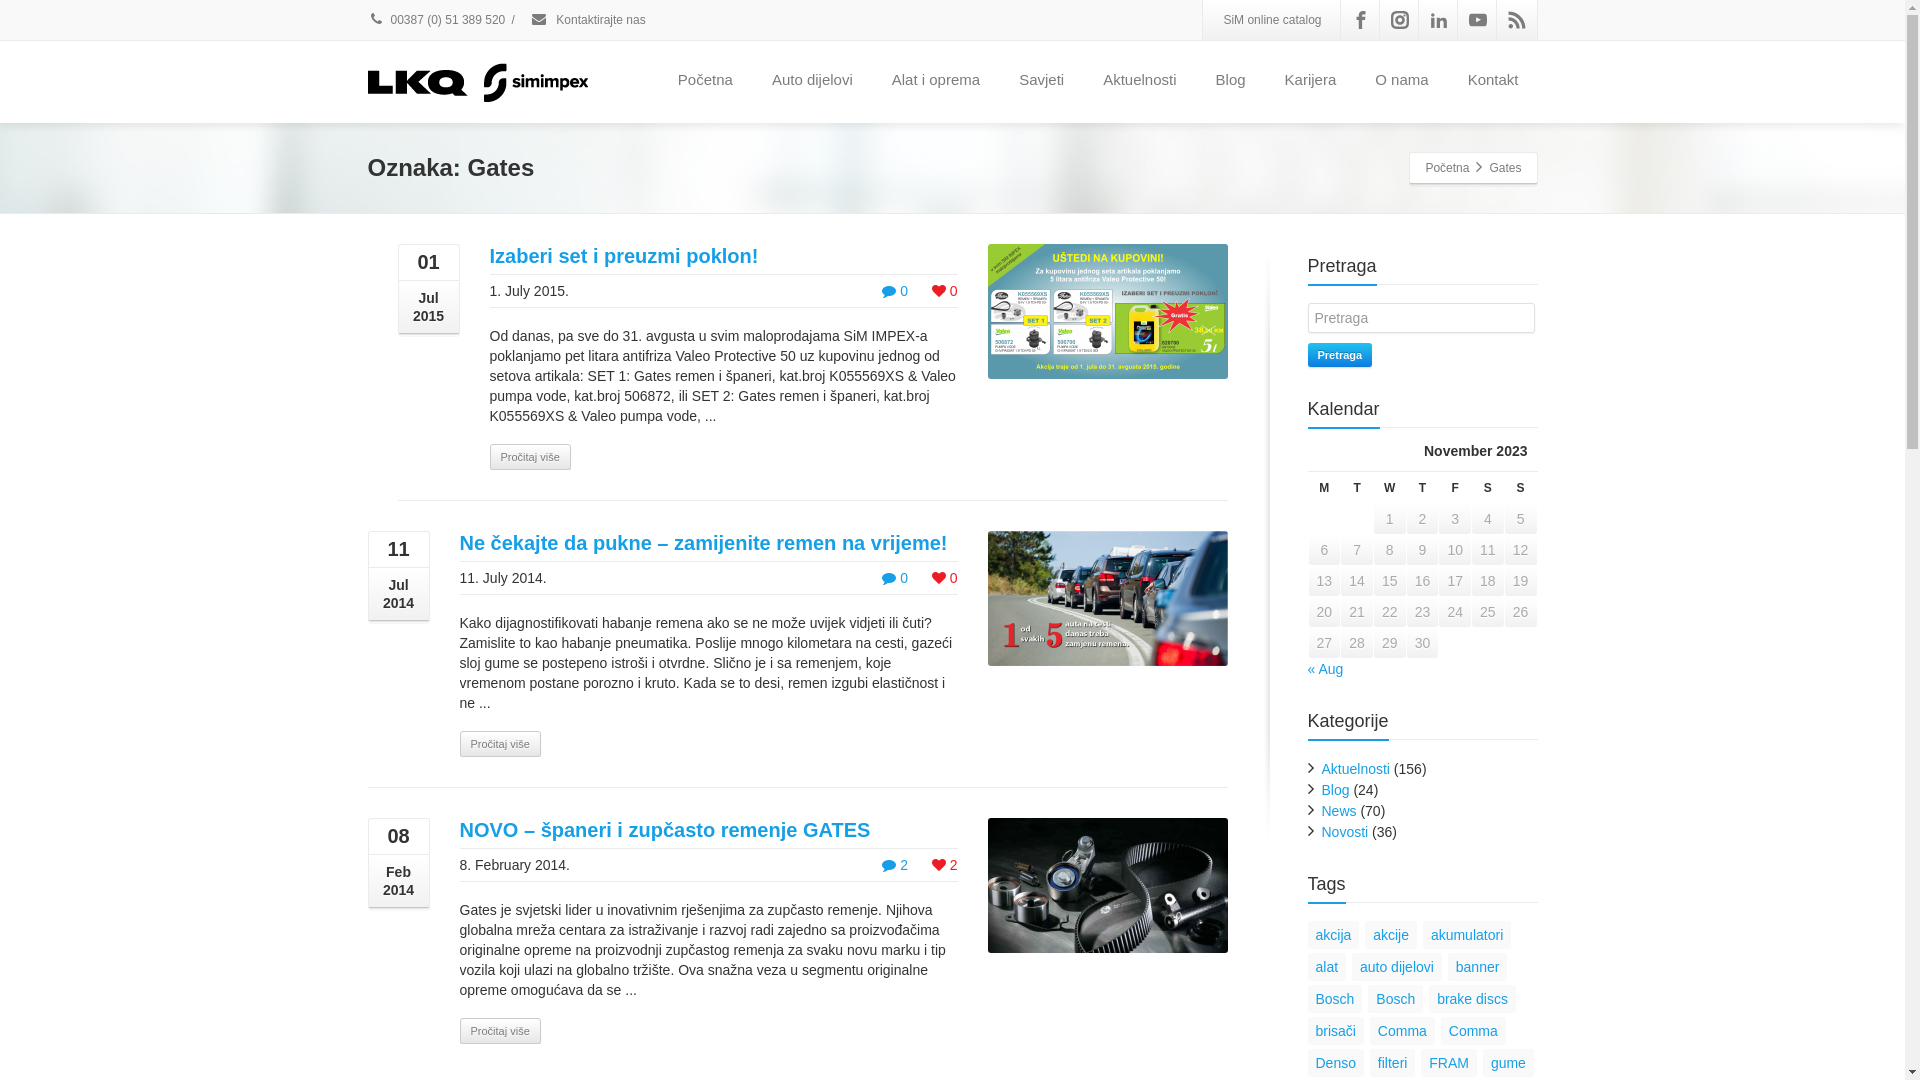 The height and width of the screenshot is (1080, 1920). What do you see at coordinates (1368, 1062) in the screenshot?
I see `'filteri'` at bounding box center [1368, 1062].